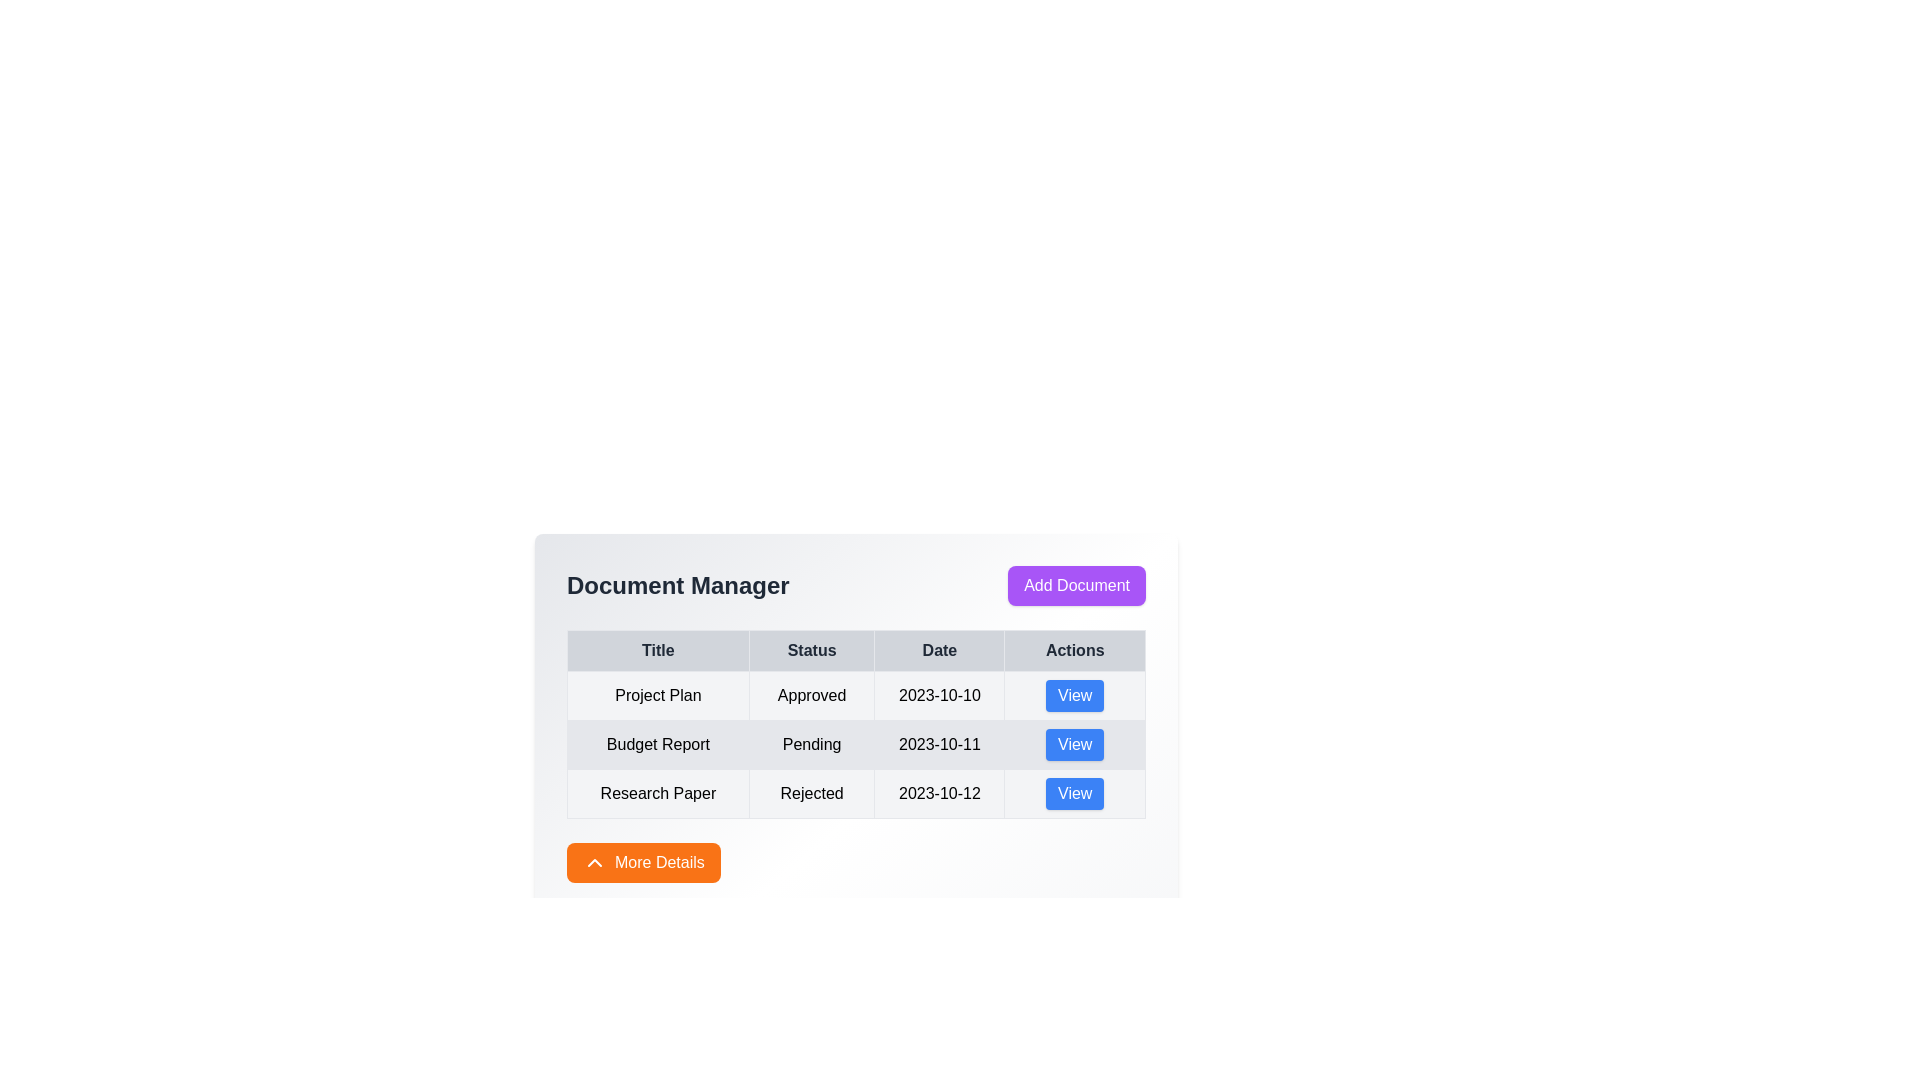 Image resolution: width=1920 pixels, height=1080 pixels. What do you see at coordinates (658, 793) in the screenshot?
I see `the non-interactive text label displaying the title for a document entry in the third row of the table under the 'Title' column` at bounding box center [658, 793].